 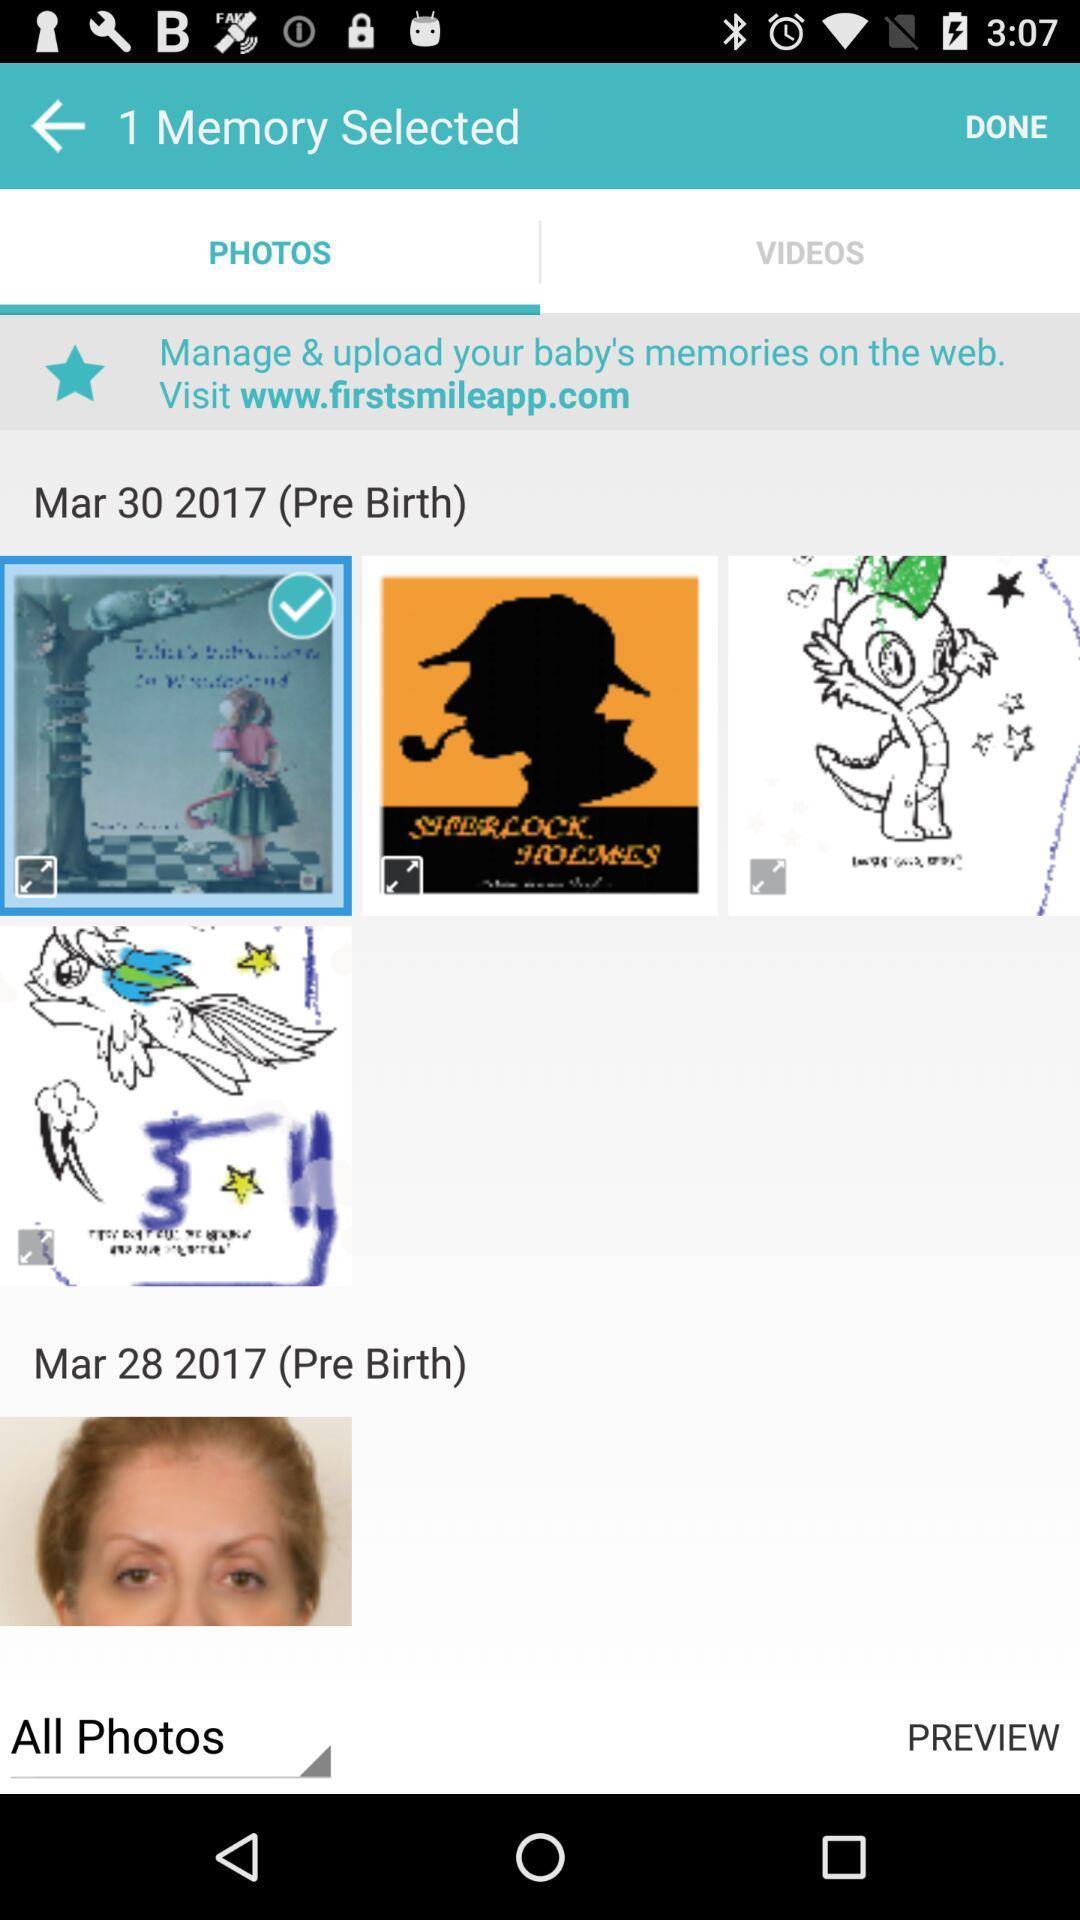 I want to click on enlarge photo, so click(x=766, y=876).